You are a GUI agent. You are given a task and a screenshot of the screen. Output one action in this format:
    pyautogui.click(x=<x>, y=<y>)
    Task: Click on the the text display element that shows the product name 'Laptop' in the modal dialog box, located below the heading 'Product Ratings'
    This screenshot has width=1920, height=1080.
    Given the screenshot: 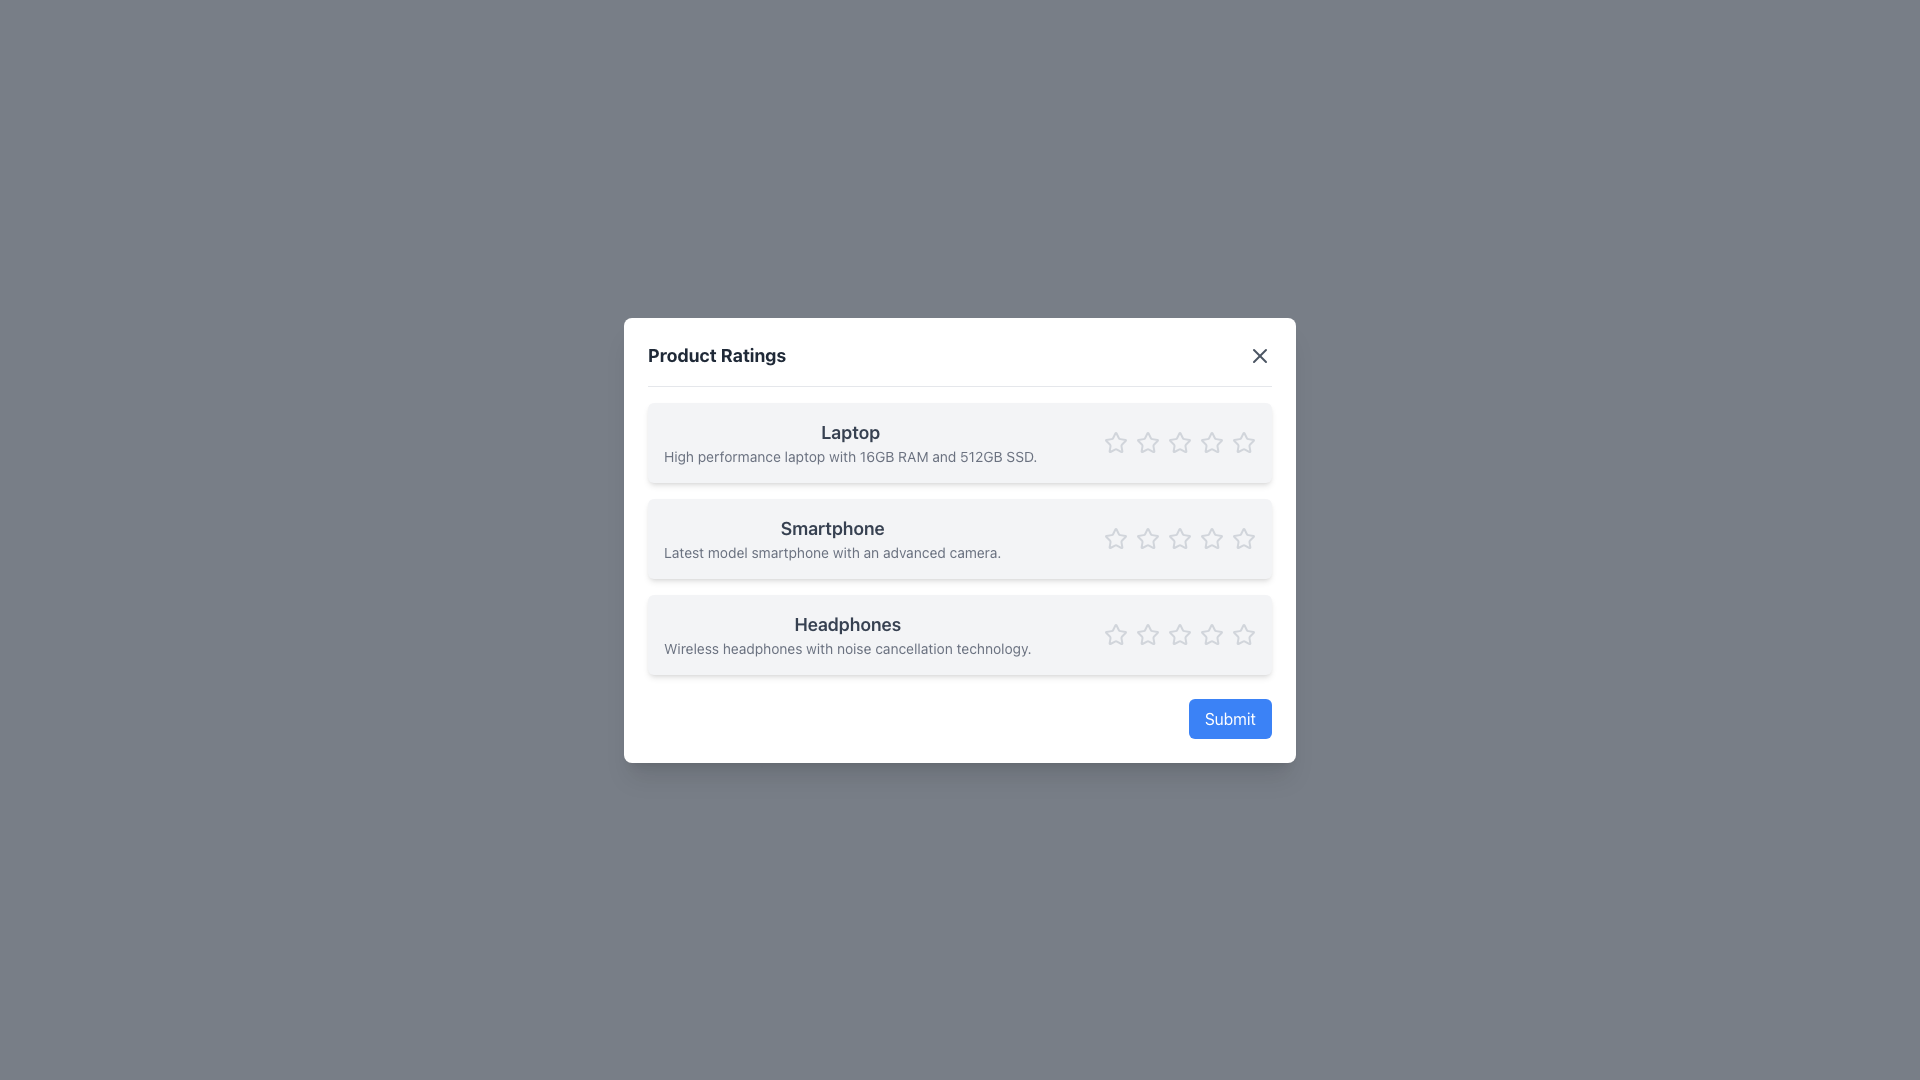 What is the action you would take?
    pyautogui.click(x=850, y=441)
    